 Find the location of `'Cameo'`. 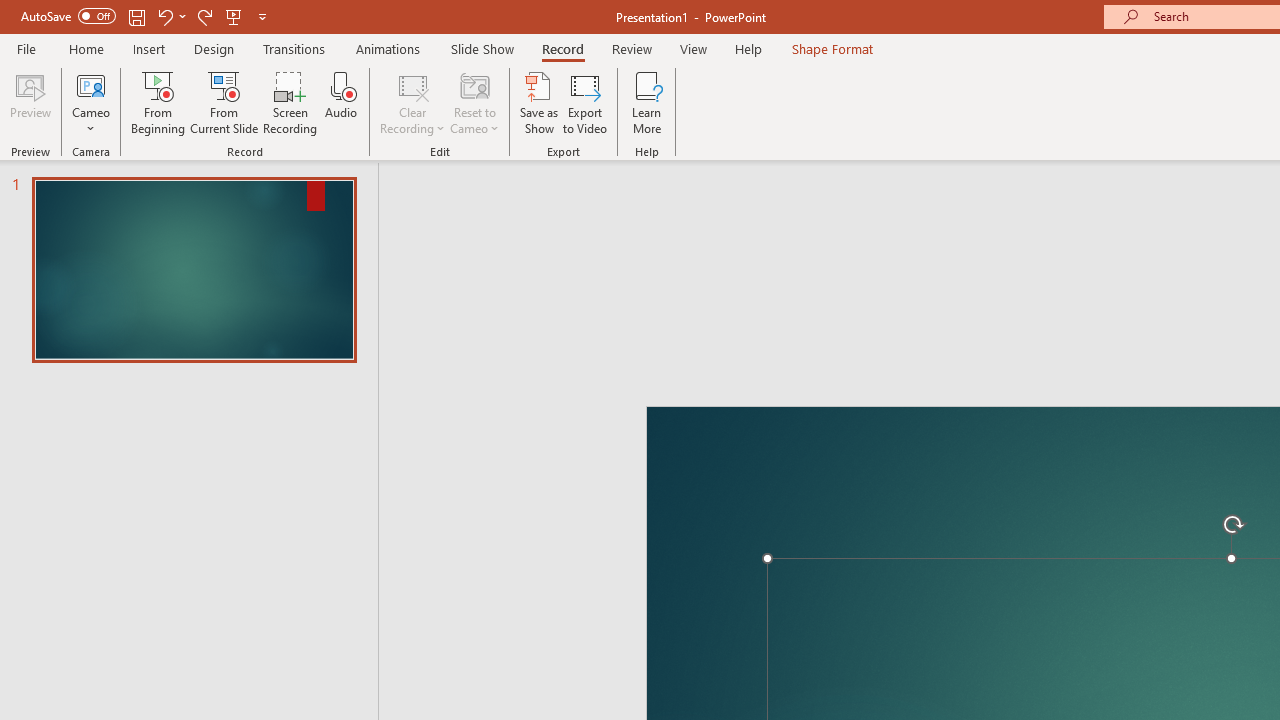

'Cameo' is located at coordinates (90, 84).